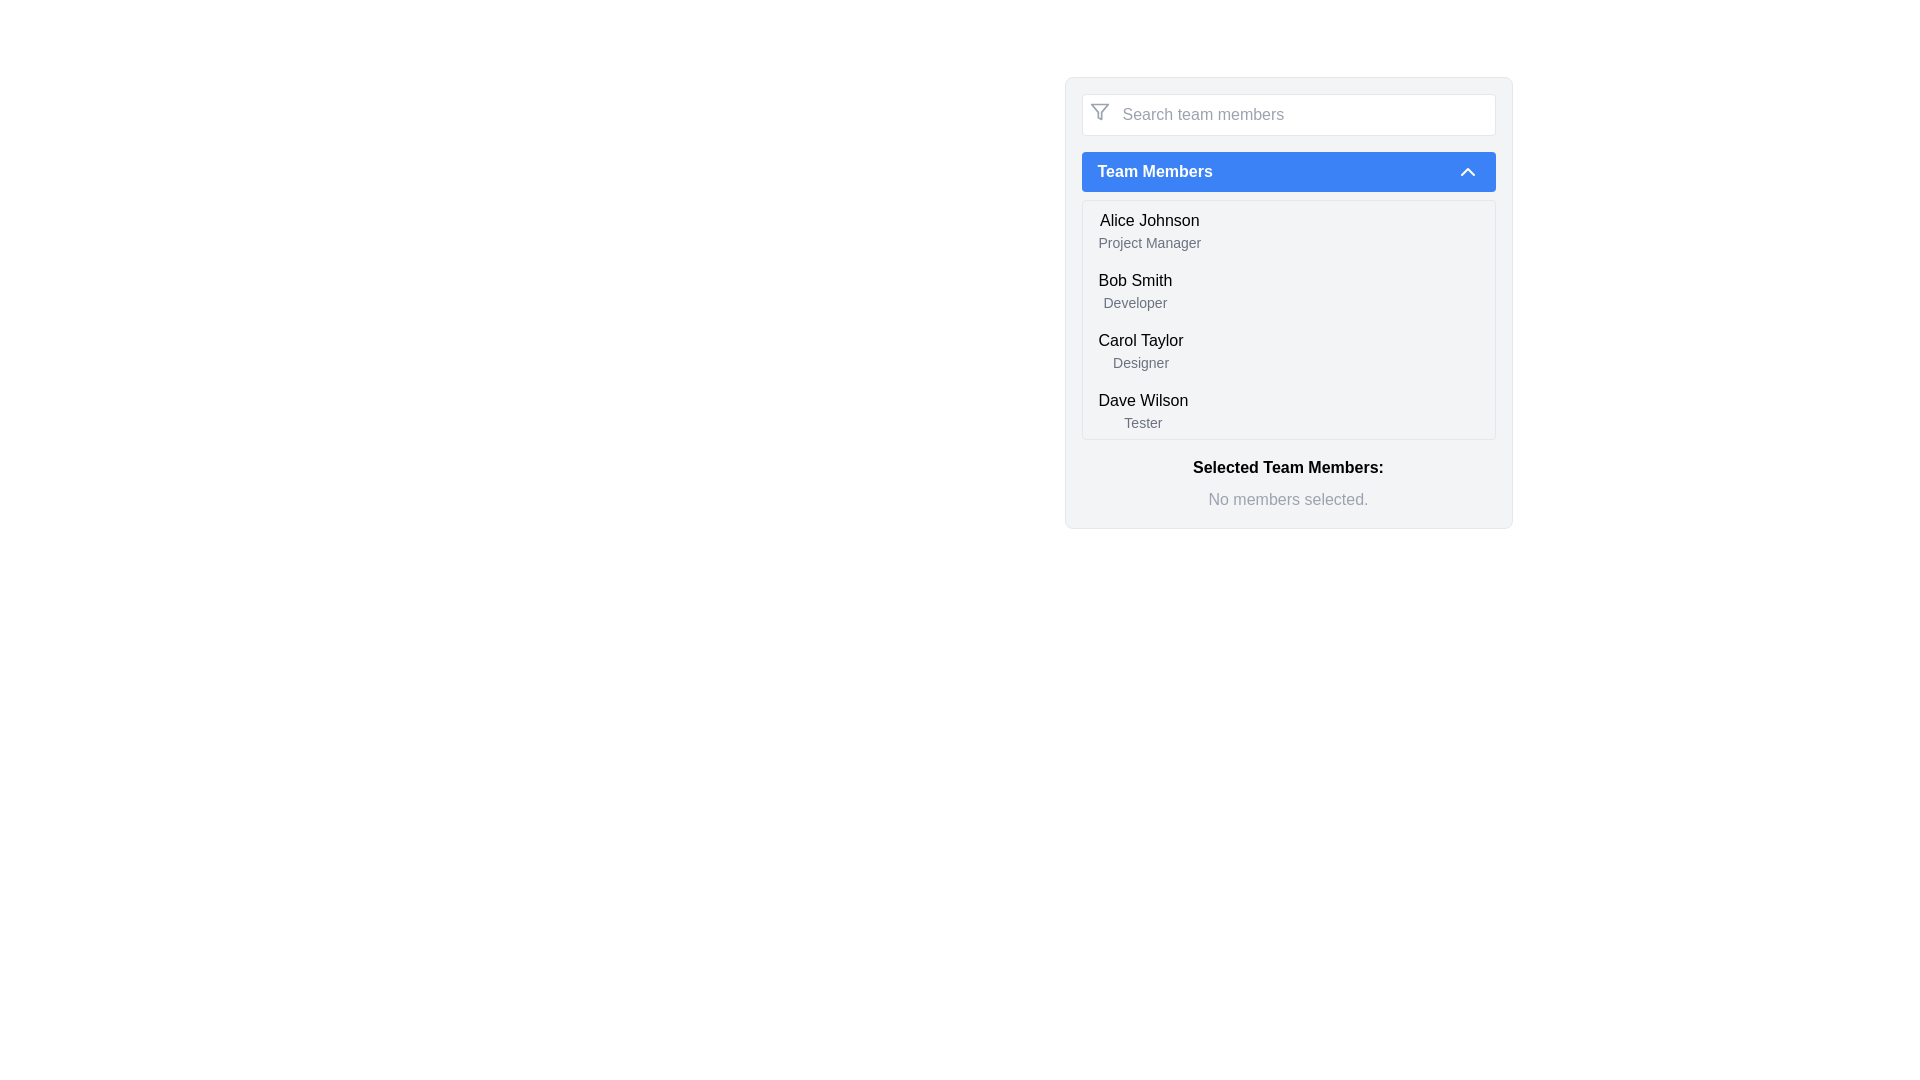  Describe the element at coordinates (1288, 410) in the screenshot. I see `the fourth item in the 'Team Members' dropdown` at that location.